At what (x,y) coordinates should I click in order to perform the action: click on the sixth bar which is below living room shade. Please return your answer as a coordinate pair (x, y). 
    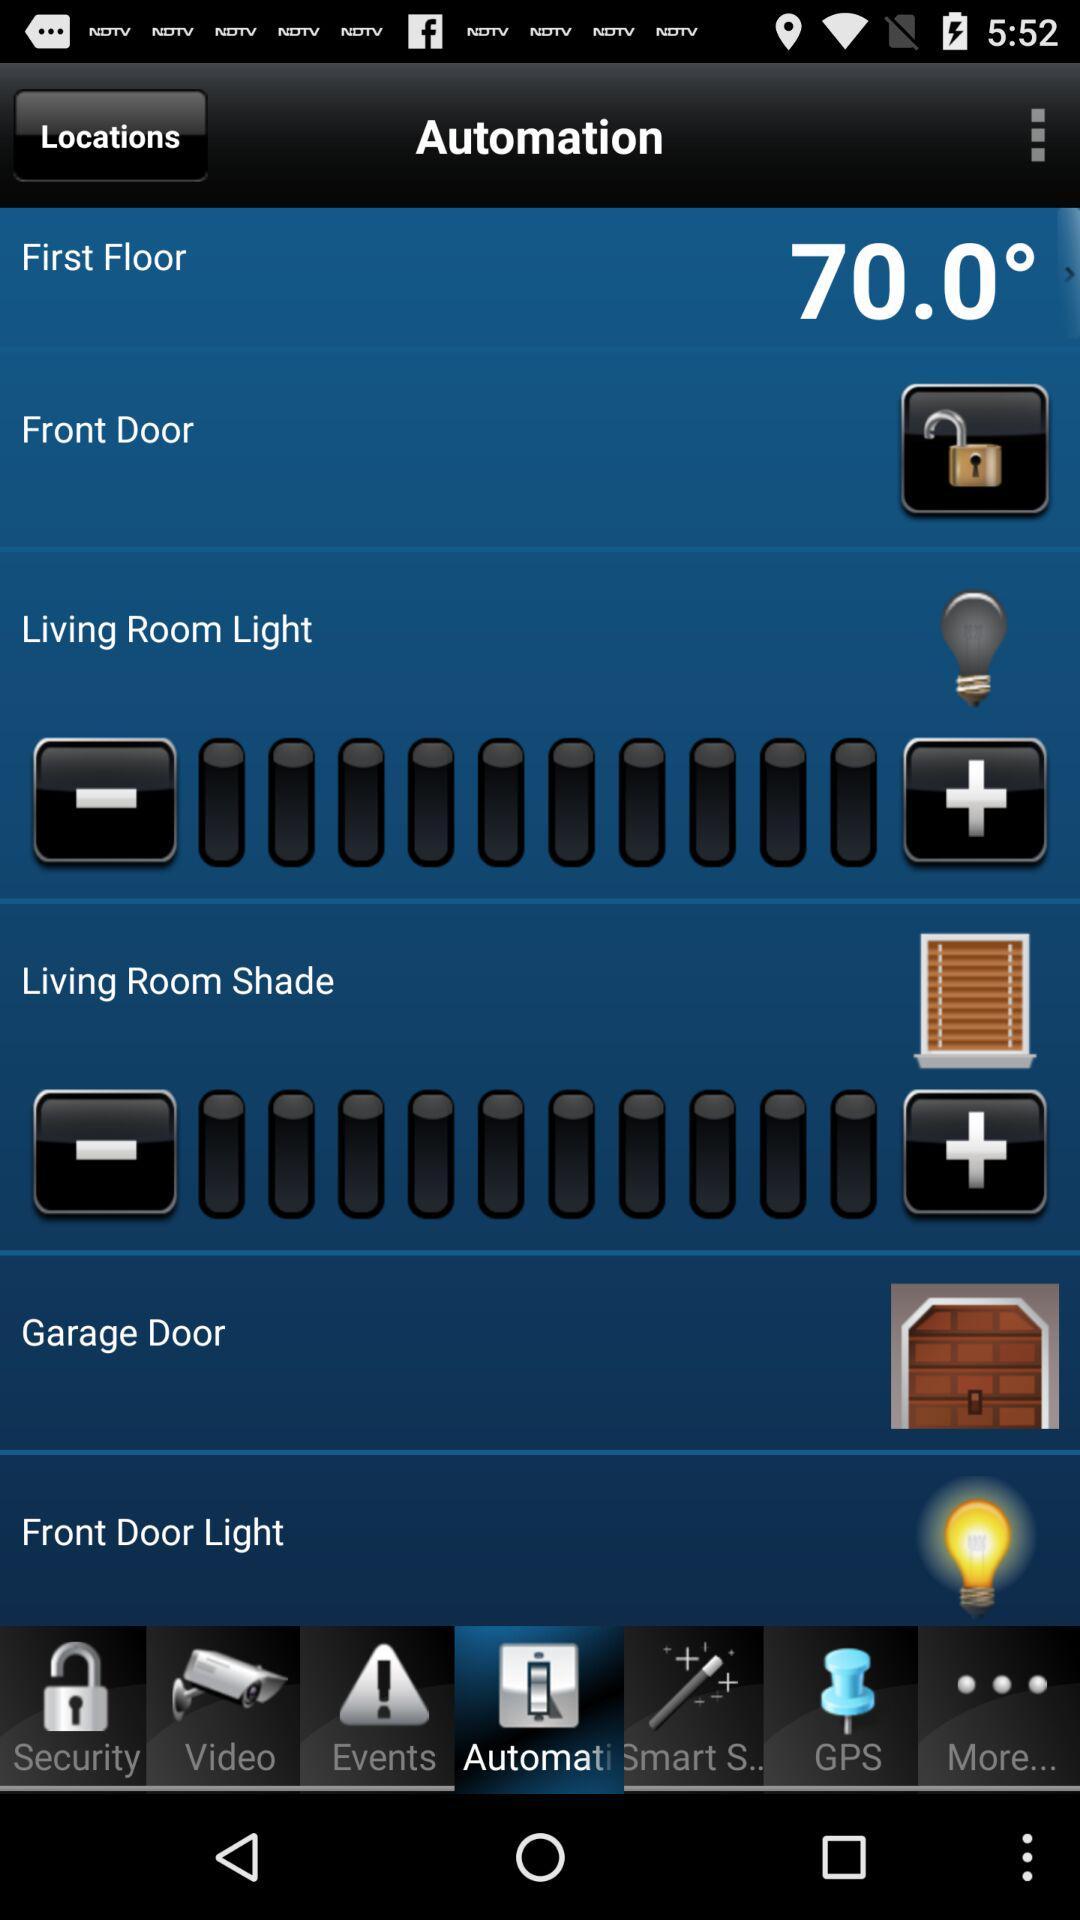
    Looking at the image, I should click on (574, 1152).